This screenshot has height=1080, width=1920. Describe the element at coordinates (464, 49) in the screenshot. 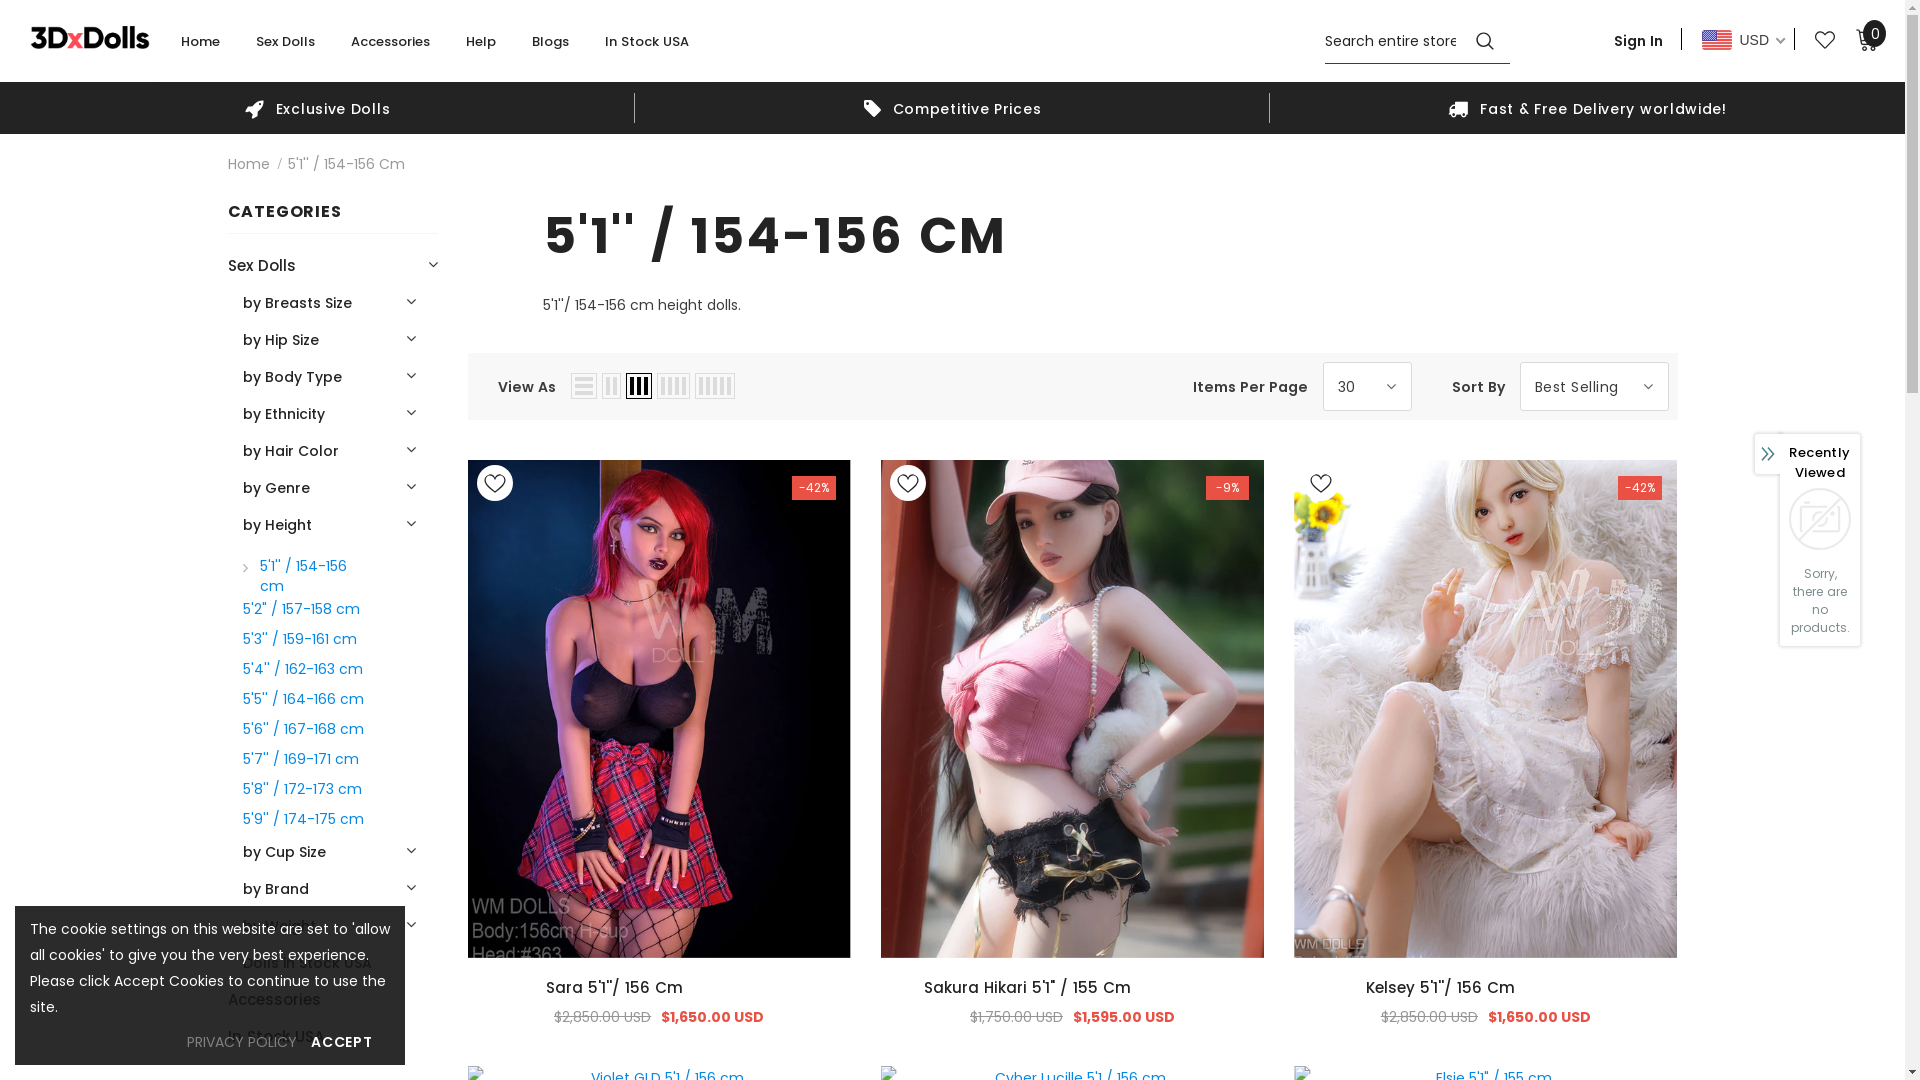

I see `'Help'` at that location.